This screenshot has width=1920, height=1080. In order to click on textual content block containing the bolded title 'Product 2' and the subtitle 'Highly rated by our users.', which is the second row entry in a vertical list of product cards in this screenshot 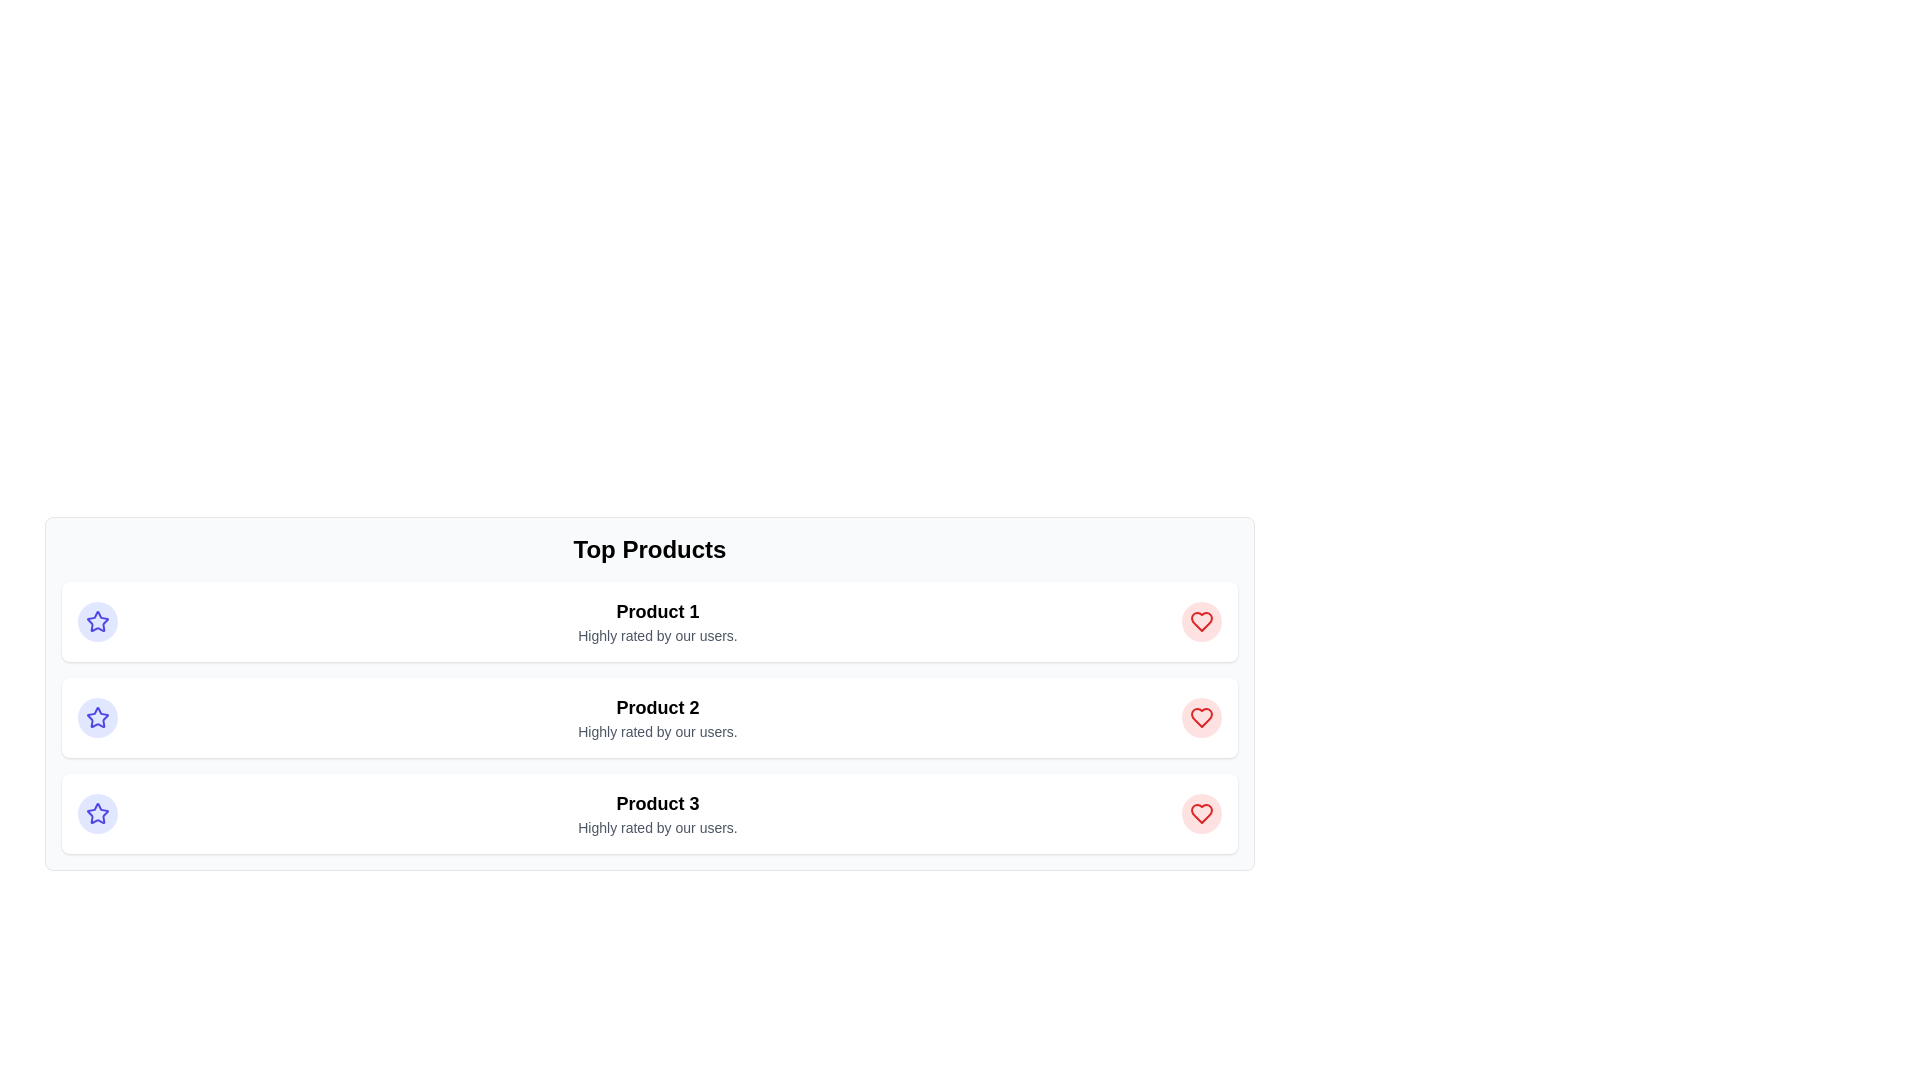, I will do `click(657, 716)`.